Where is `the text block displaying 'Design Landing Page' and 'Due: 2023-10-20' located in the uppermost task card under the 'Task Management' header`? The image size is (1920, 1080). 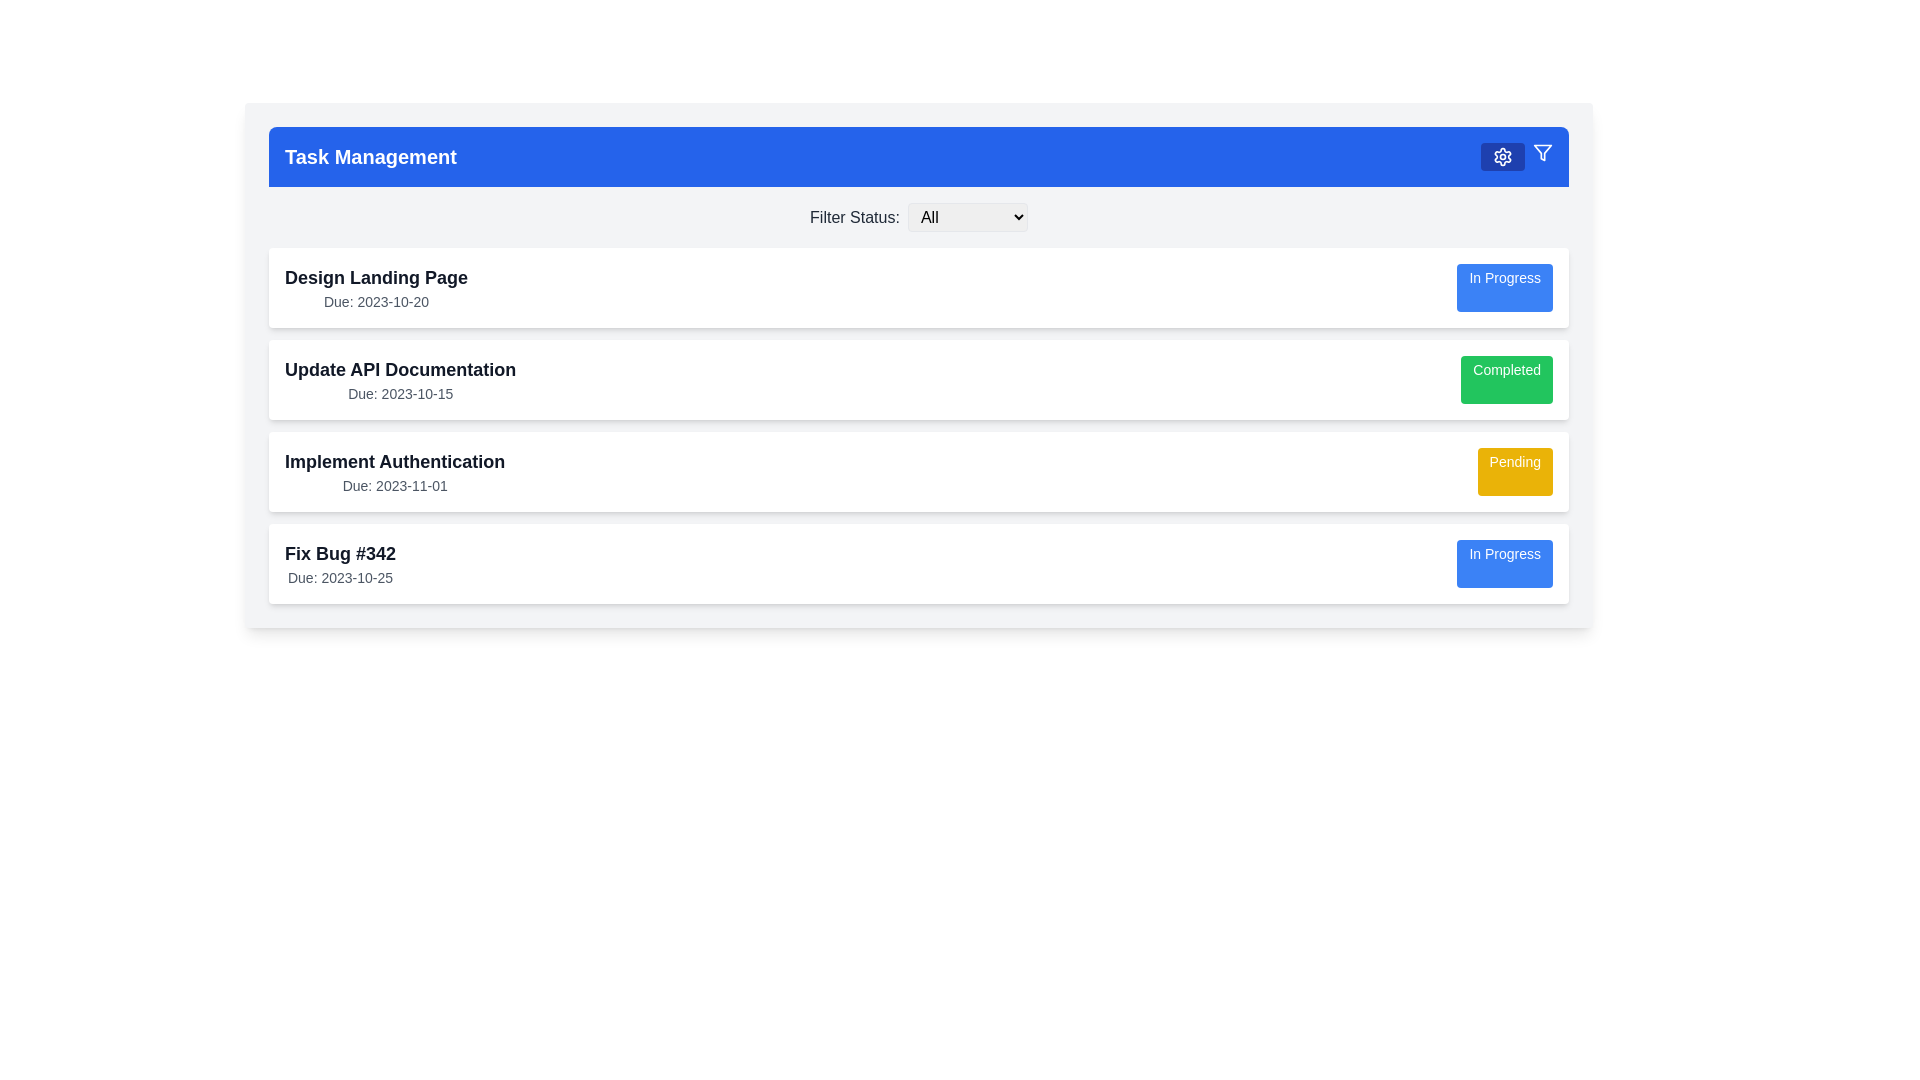 the text block displaying 'Design Landing Page' and 'Due: 2023-10-20' located in the uppermost task card under the 'Task Management' header is located at coordinates (376, 288).